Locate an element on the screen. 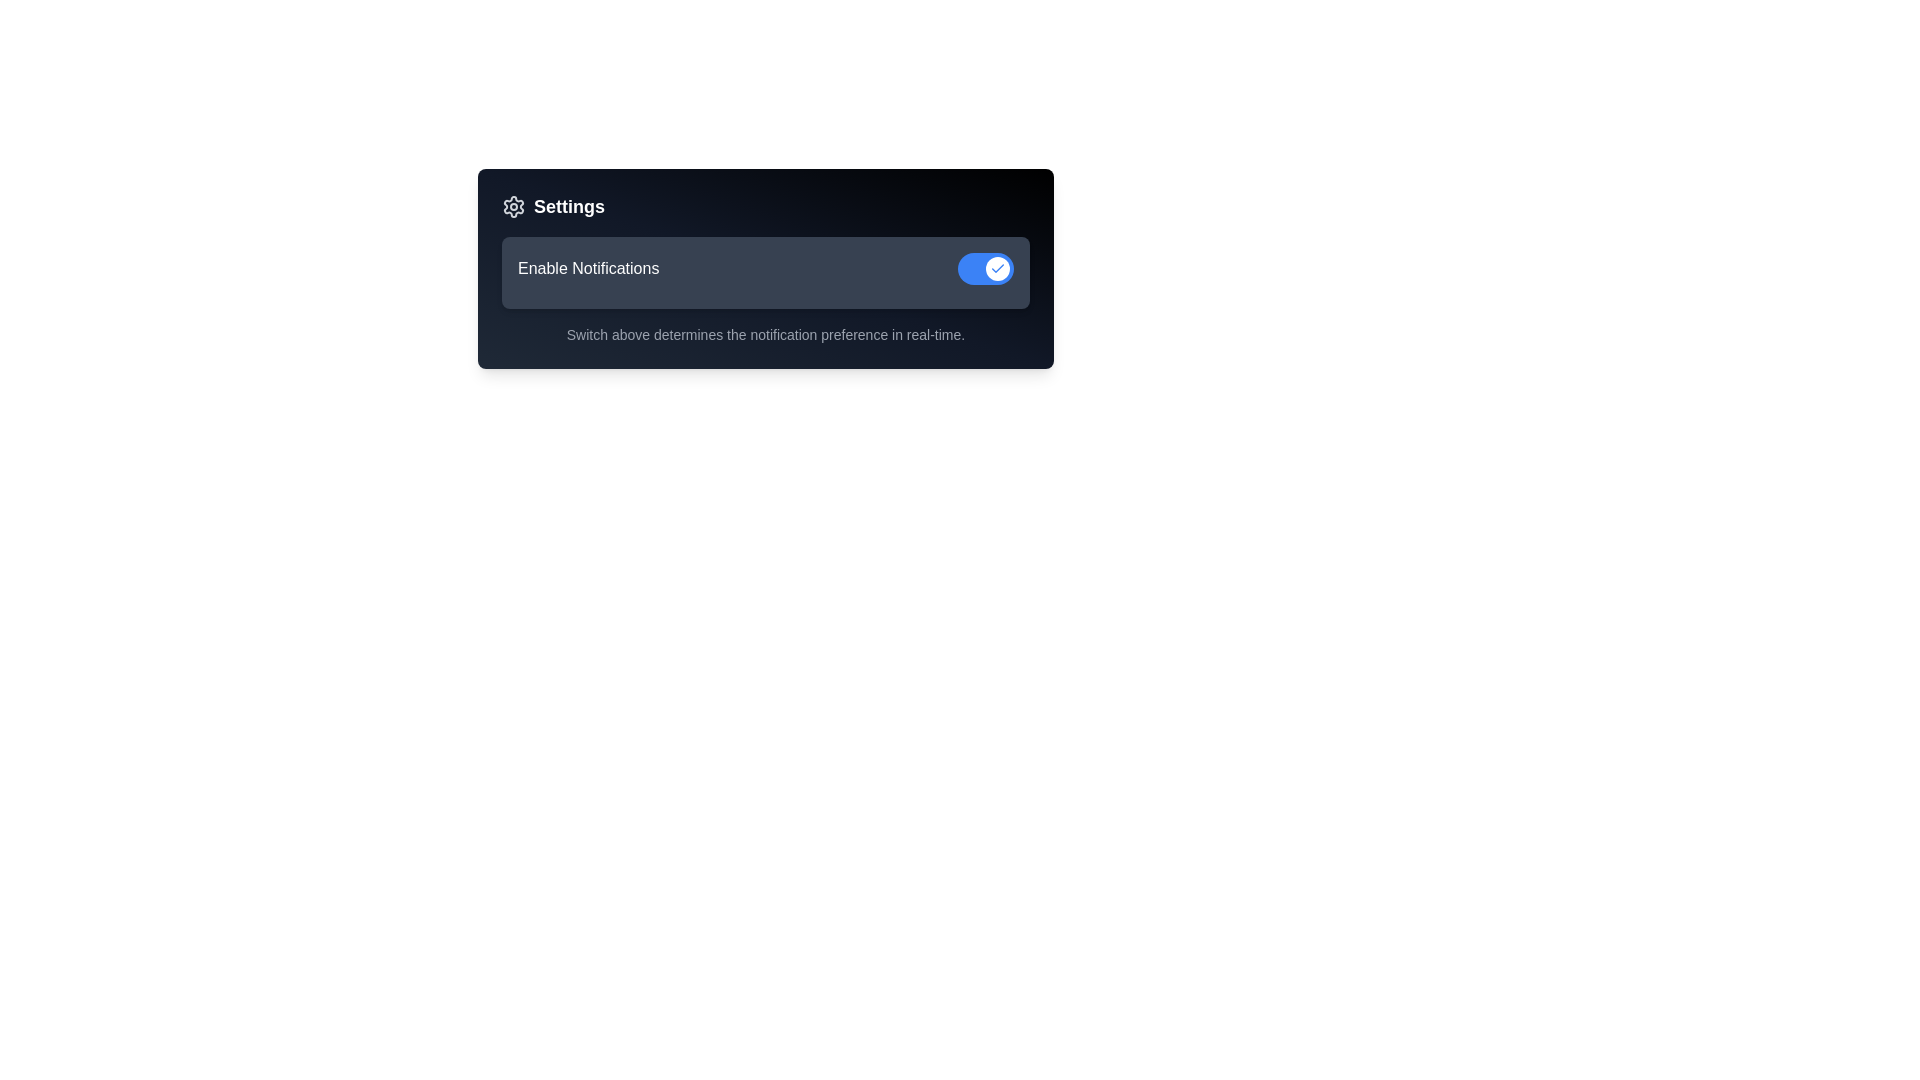 The width and height of the screenshot is (1920, 1080). the Text label located in the top portion of the card-like layout, which serves as a heading and is positioned to the right of a gear icon is located at coordinates (568, 207).